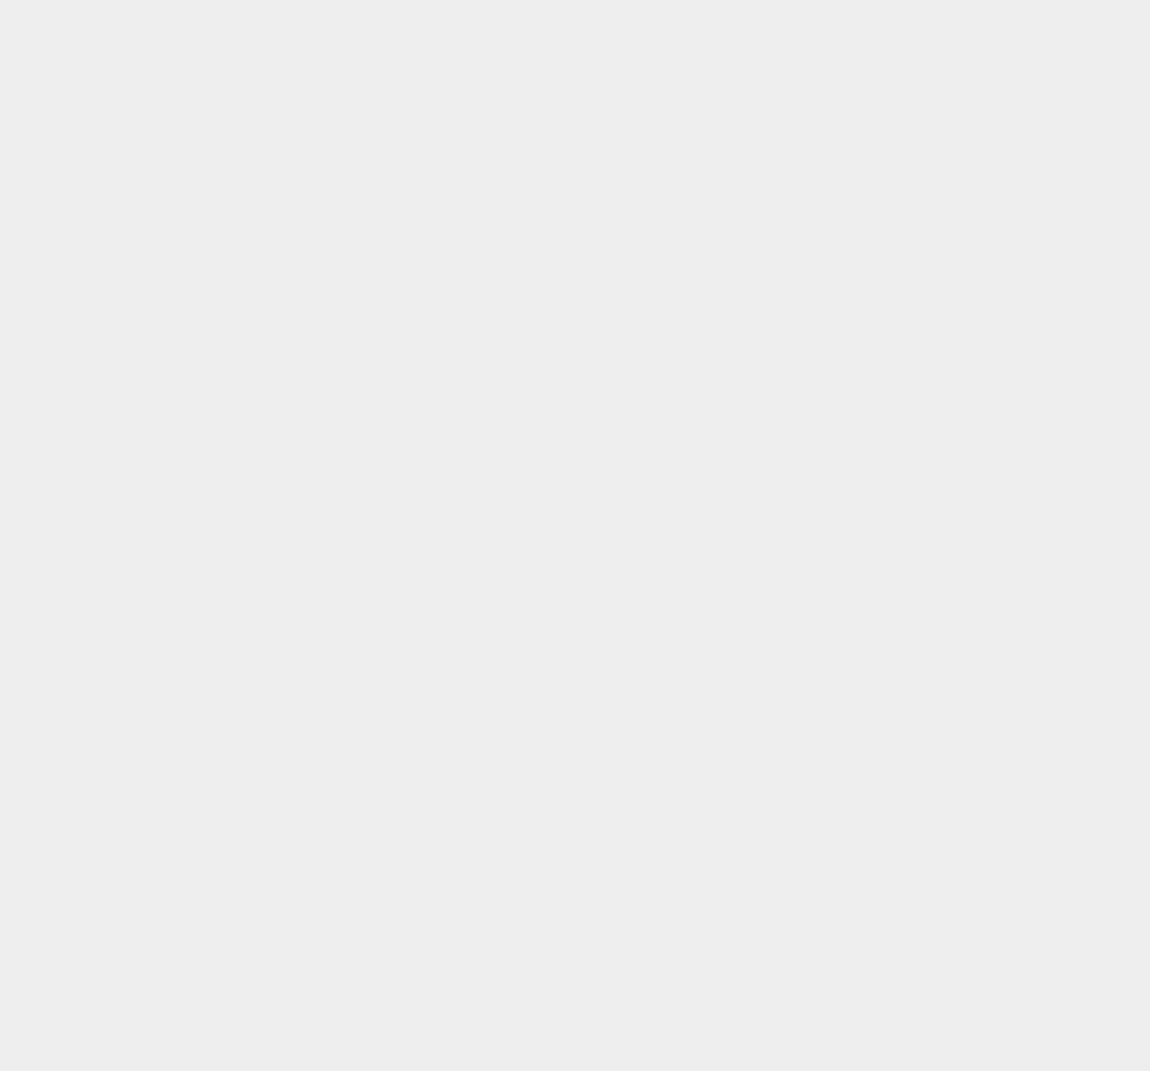 The image size is (1150, 1071). I want to click on 'ChromeBox', so click(848, 484).